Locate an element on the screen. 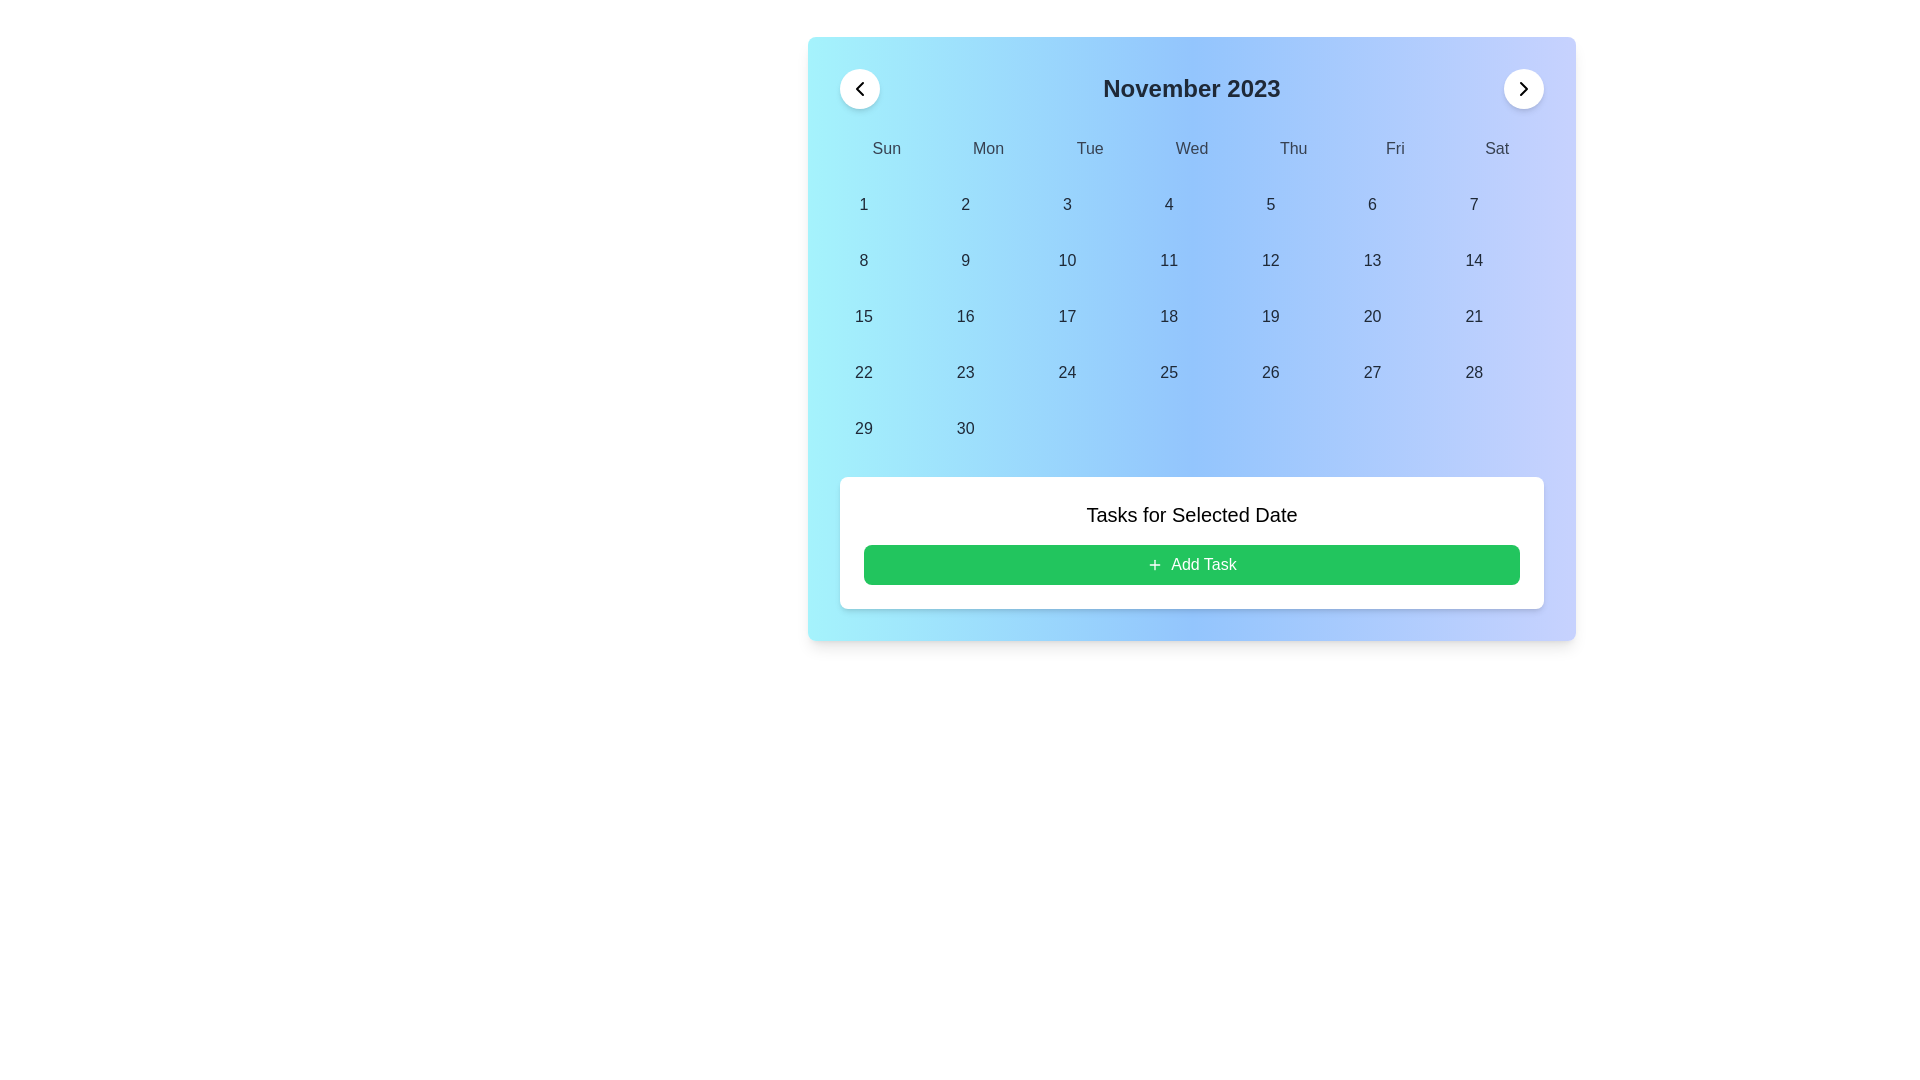 This screenshot has height=1080, width=1920. the label indicating 'Sunday', which is the first day of the week in the calendar header is located at coordinates (885, 148).